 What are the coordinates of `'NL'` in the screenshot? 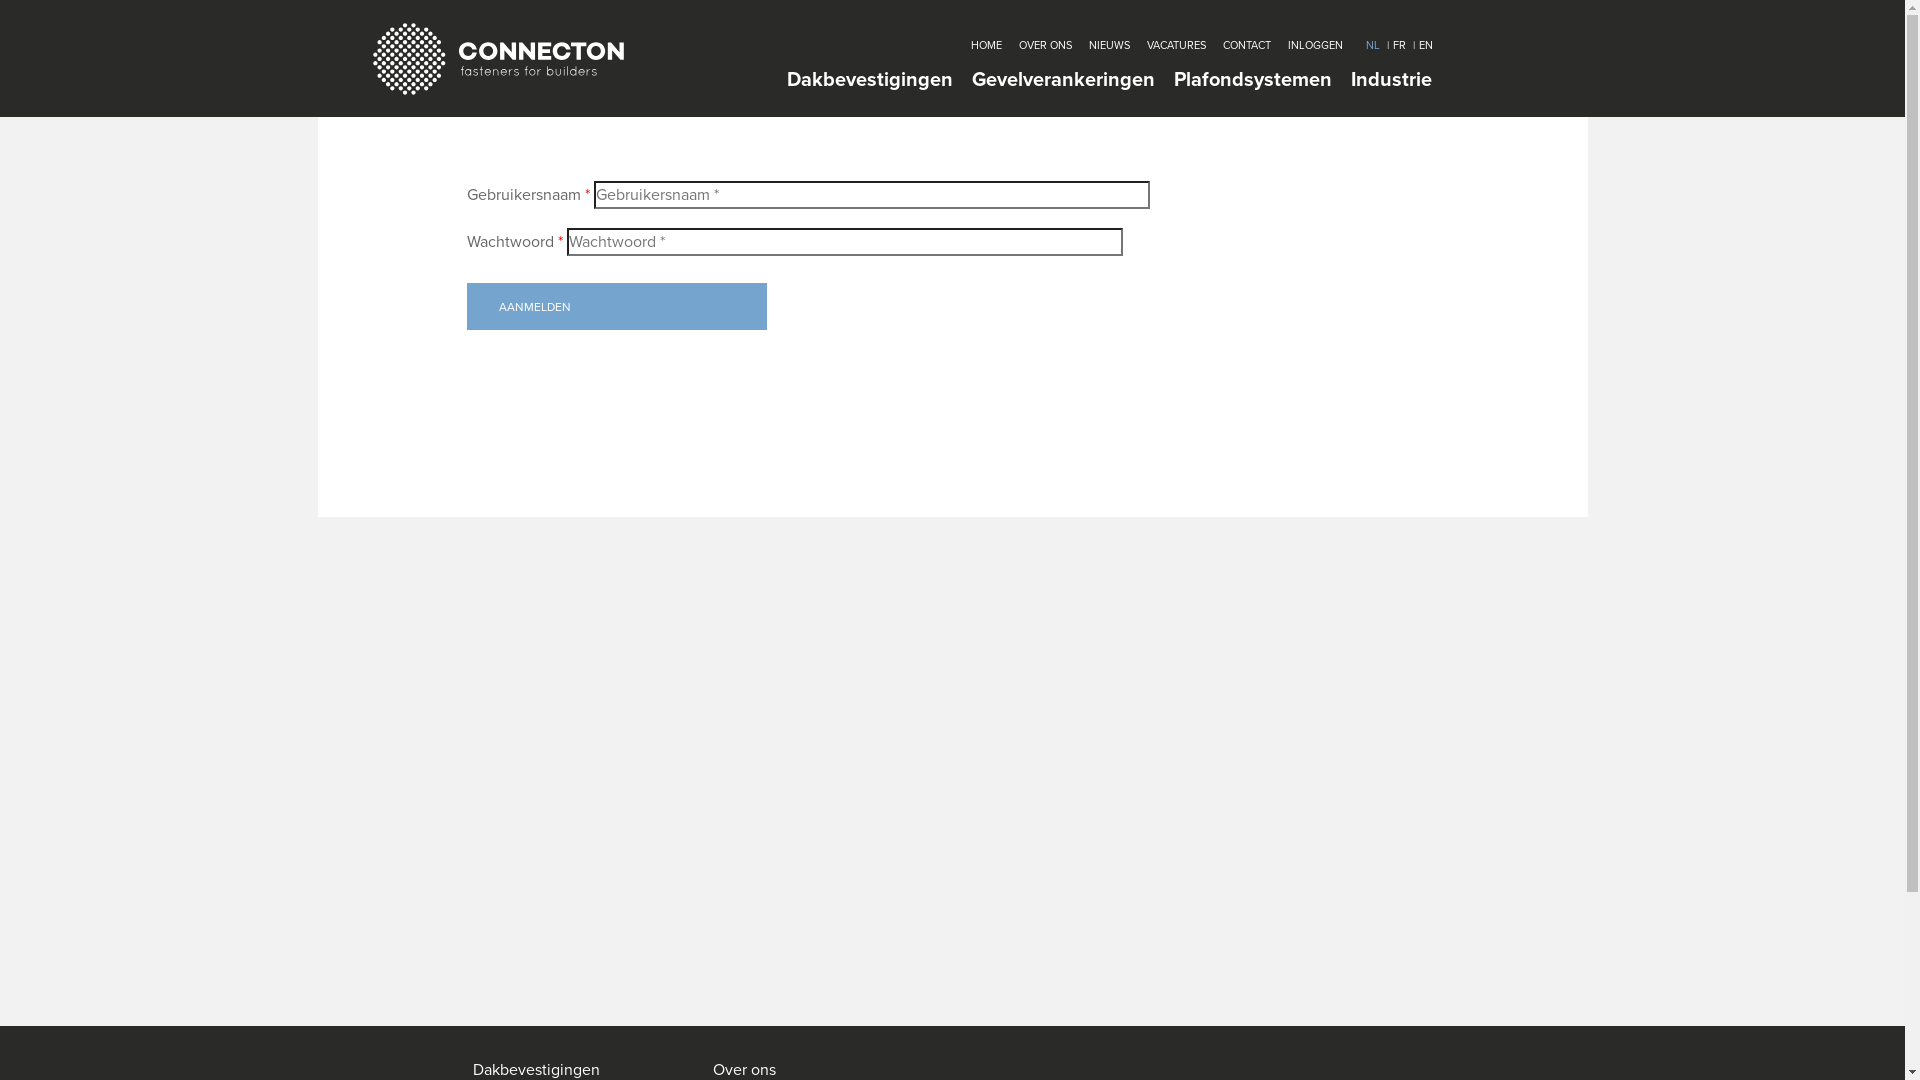 It's located at (1371, 45).